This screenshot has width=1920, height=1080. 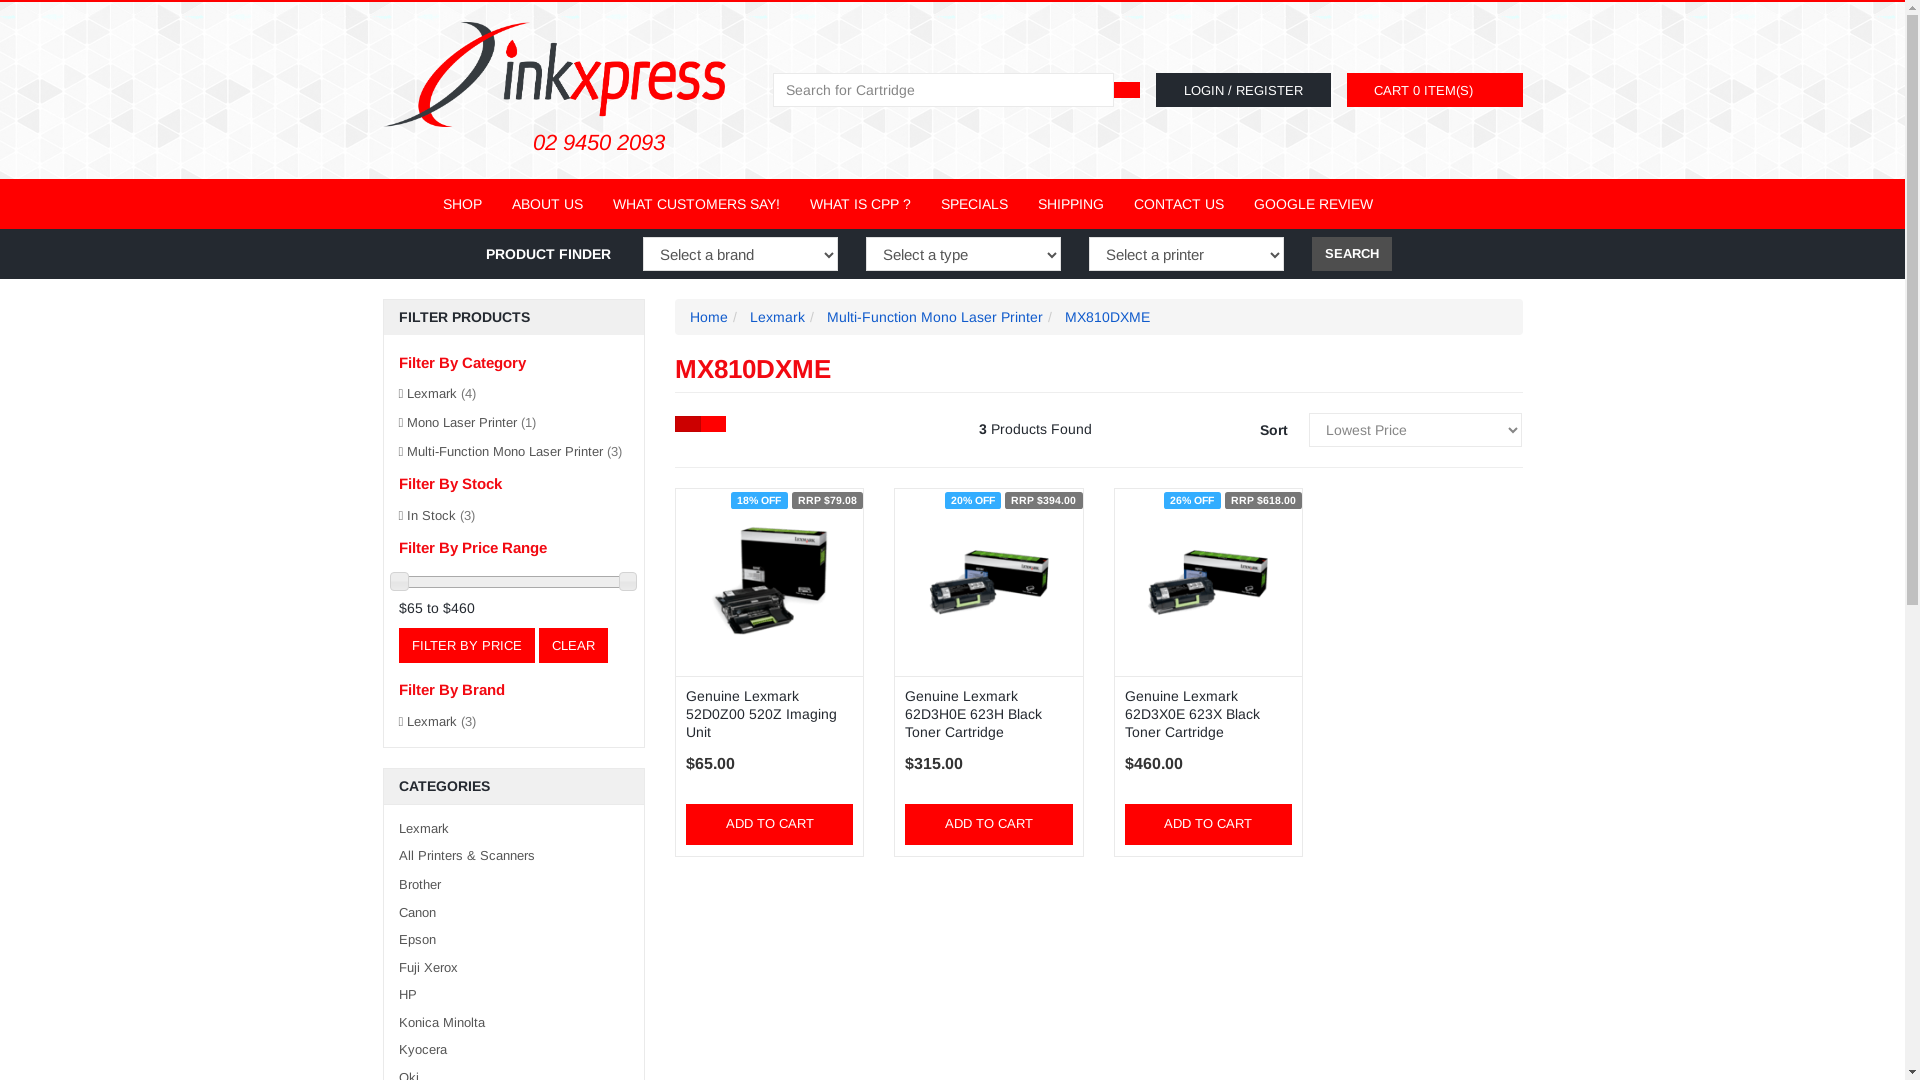 I want to click on 'Filter By Price', so click(x=464, y=645).